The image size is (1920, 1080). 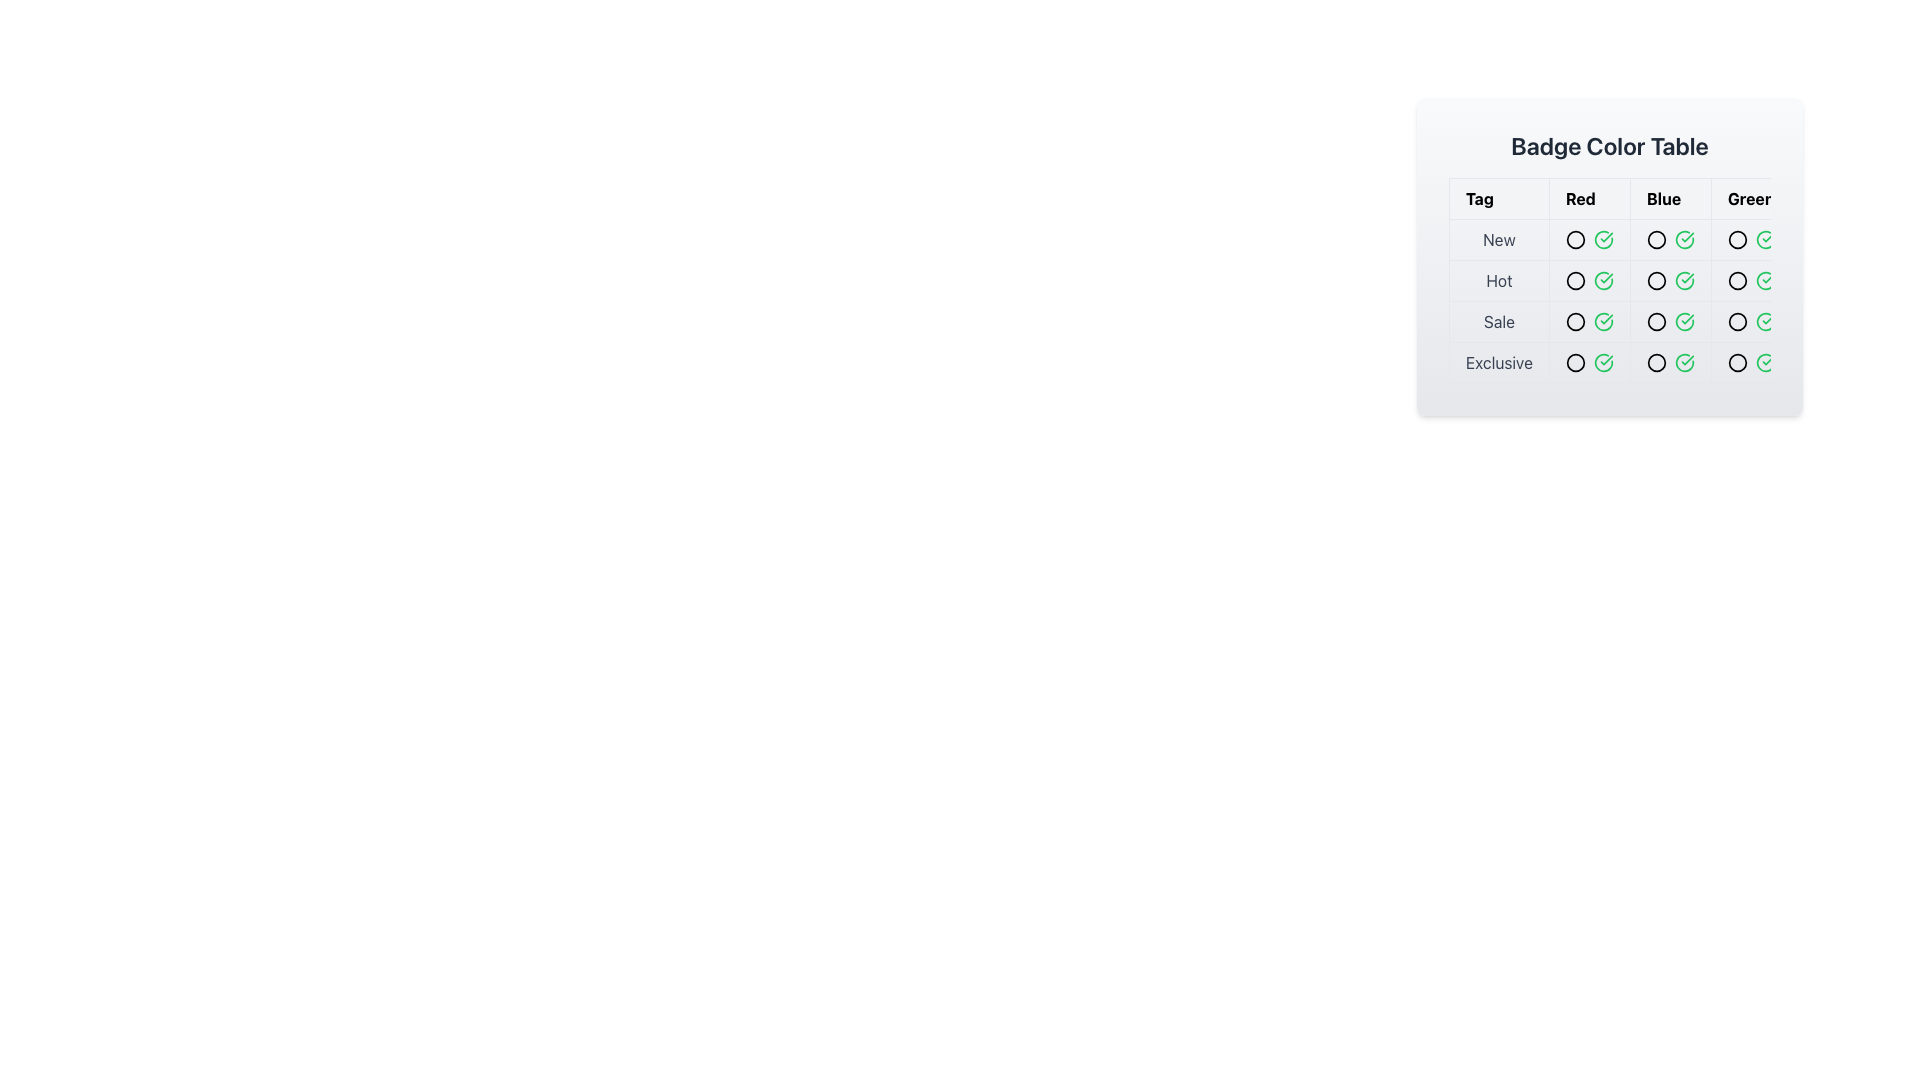 I want to click on the graphical indicator with a dark outline and a green checkmark located in the 'Greer' column and 'Sale' row of the 'Badge Color Table', so click(x=1750, y=320).